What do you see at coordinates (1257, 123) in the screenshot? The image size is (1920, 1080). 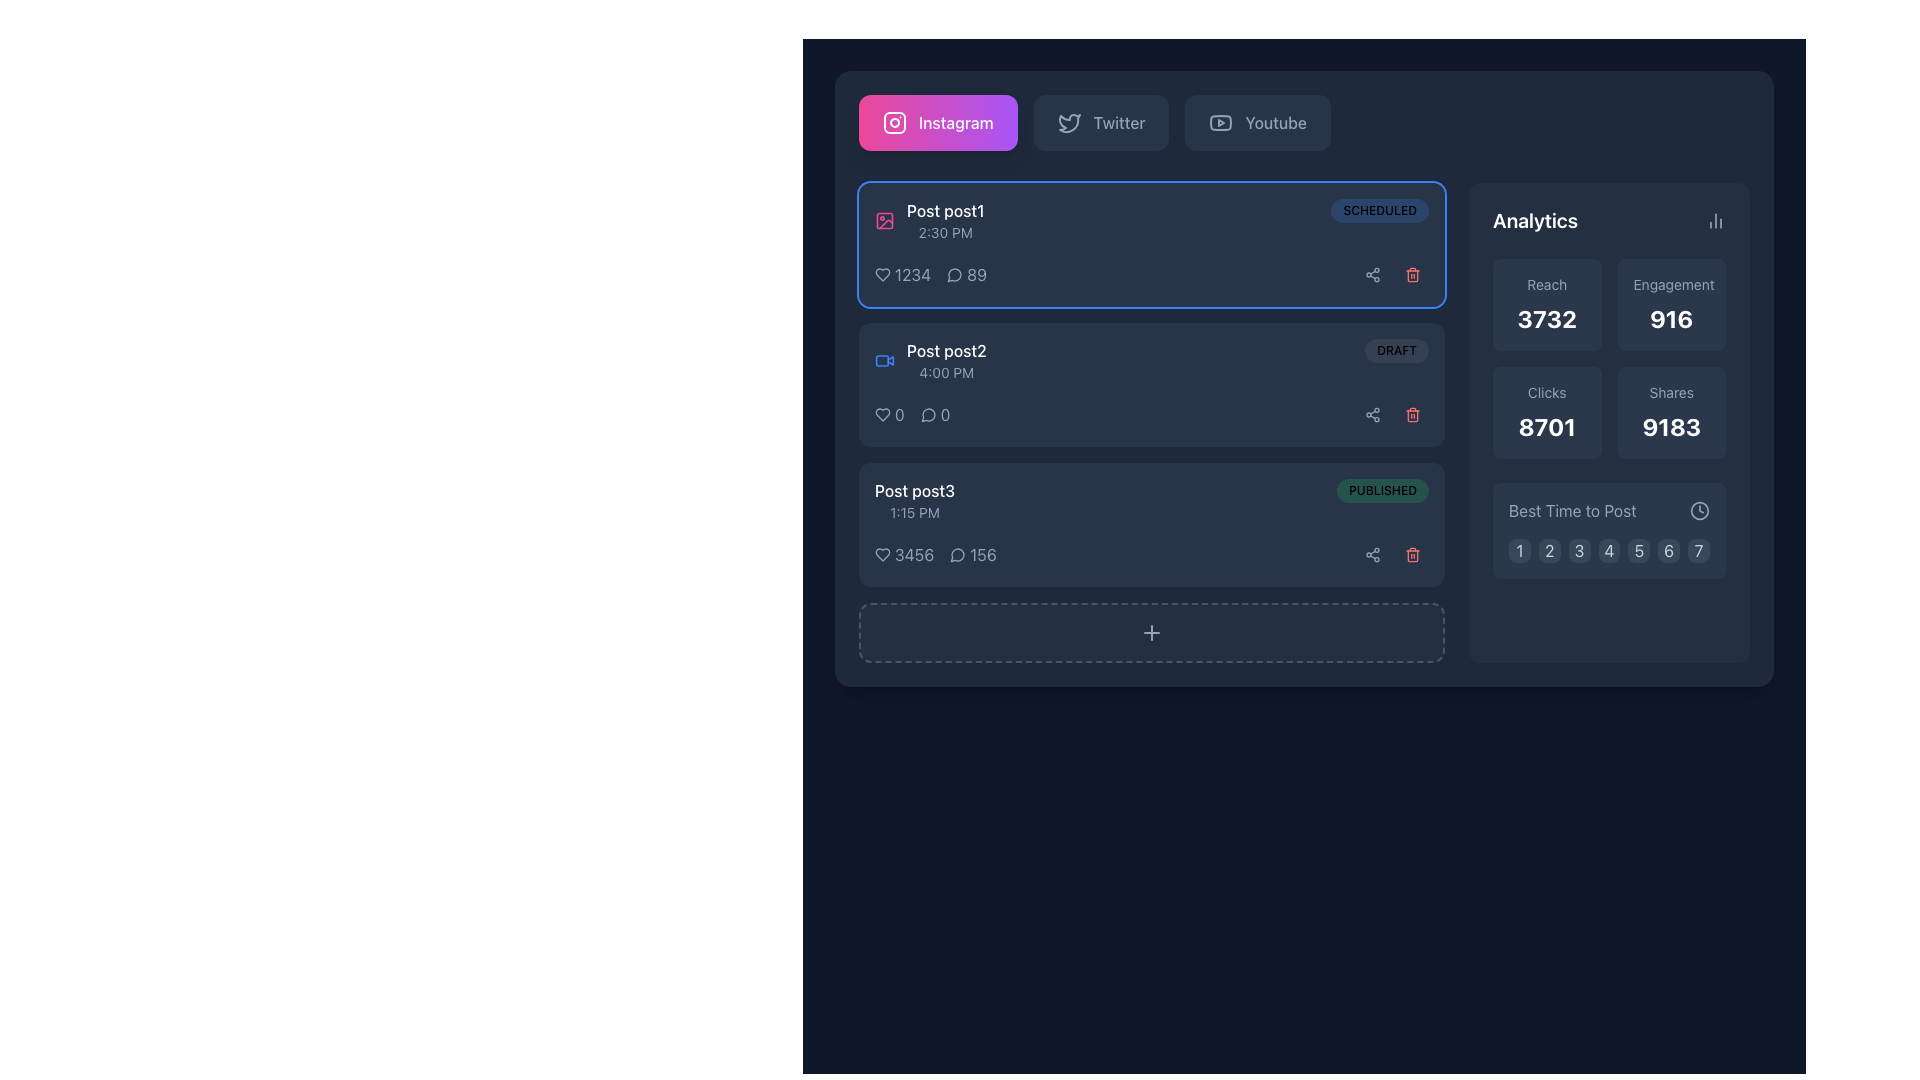 I see `the YouTube button, which is a rectangular button with a muted gray background, rounded corners, and features a YouTube logo on the left and 'YouTube' text on the right` at bounding box center [1257, 123].